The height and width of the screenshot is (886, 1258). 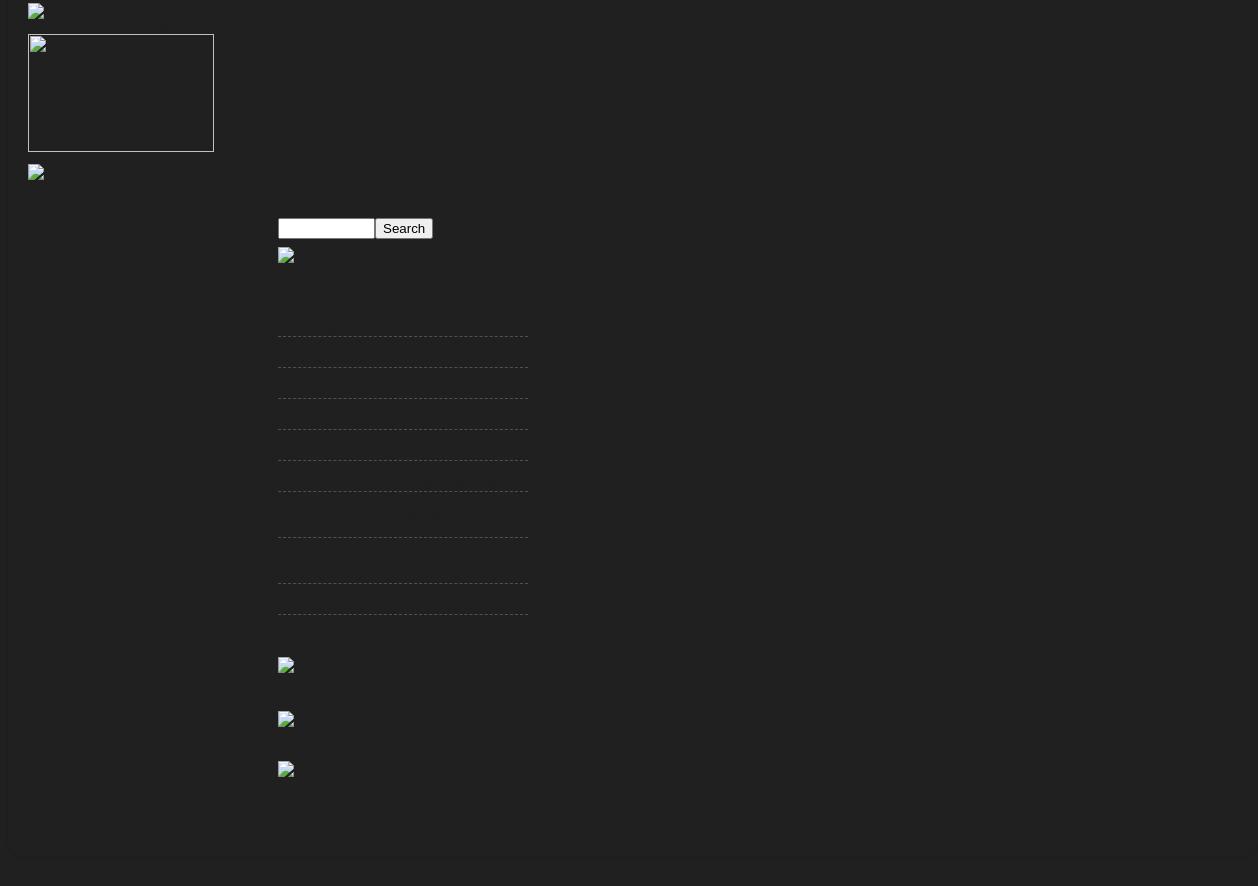 I want to click on 'Sports Take a Back Seat to a Real-Life Tragedy', so click(x=396, y=389).